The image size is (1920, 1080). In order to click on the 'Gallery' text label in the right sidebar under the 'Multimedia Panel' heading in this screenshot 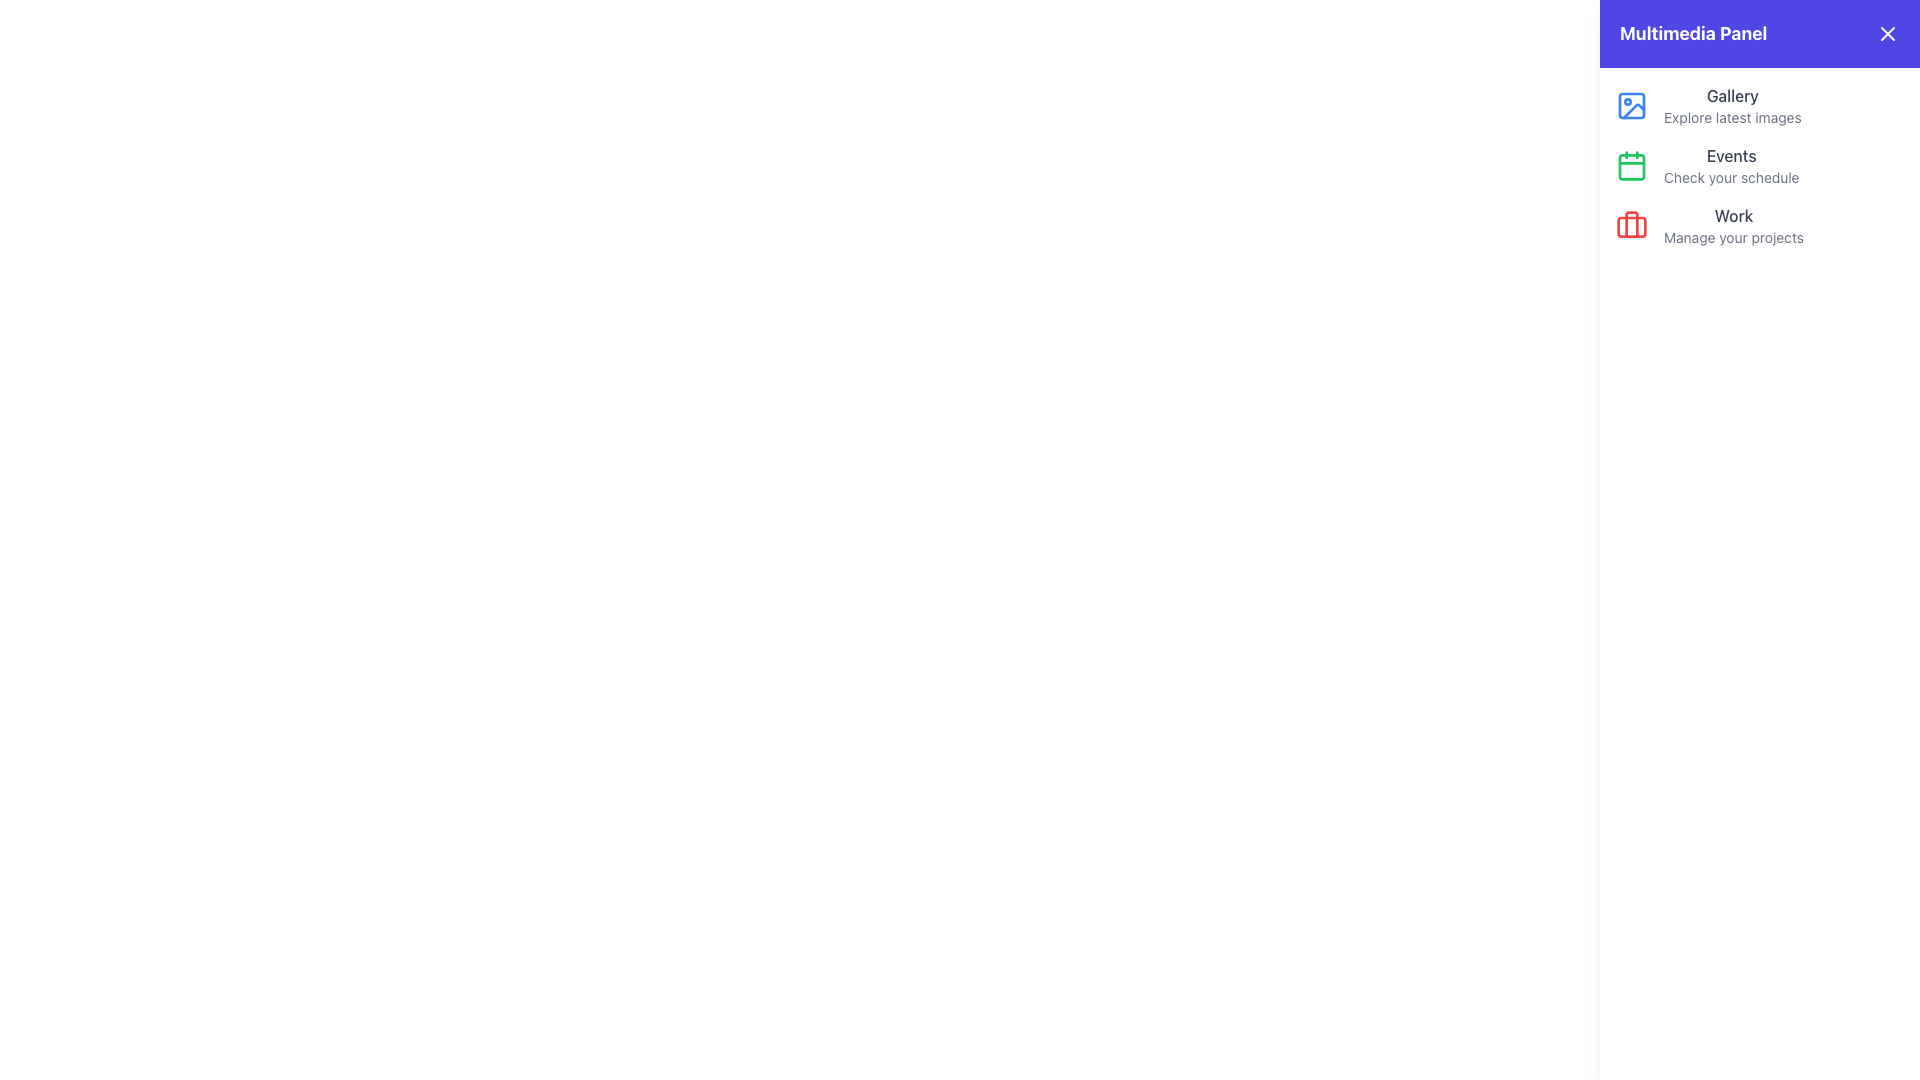, I will do `click(1731, 96)`.